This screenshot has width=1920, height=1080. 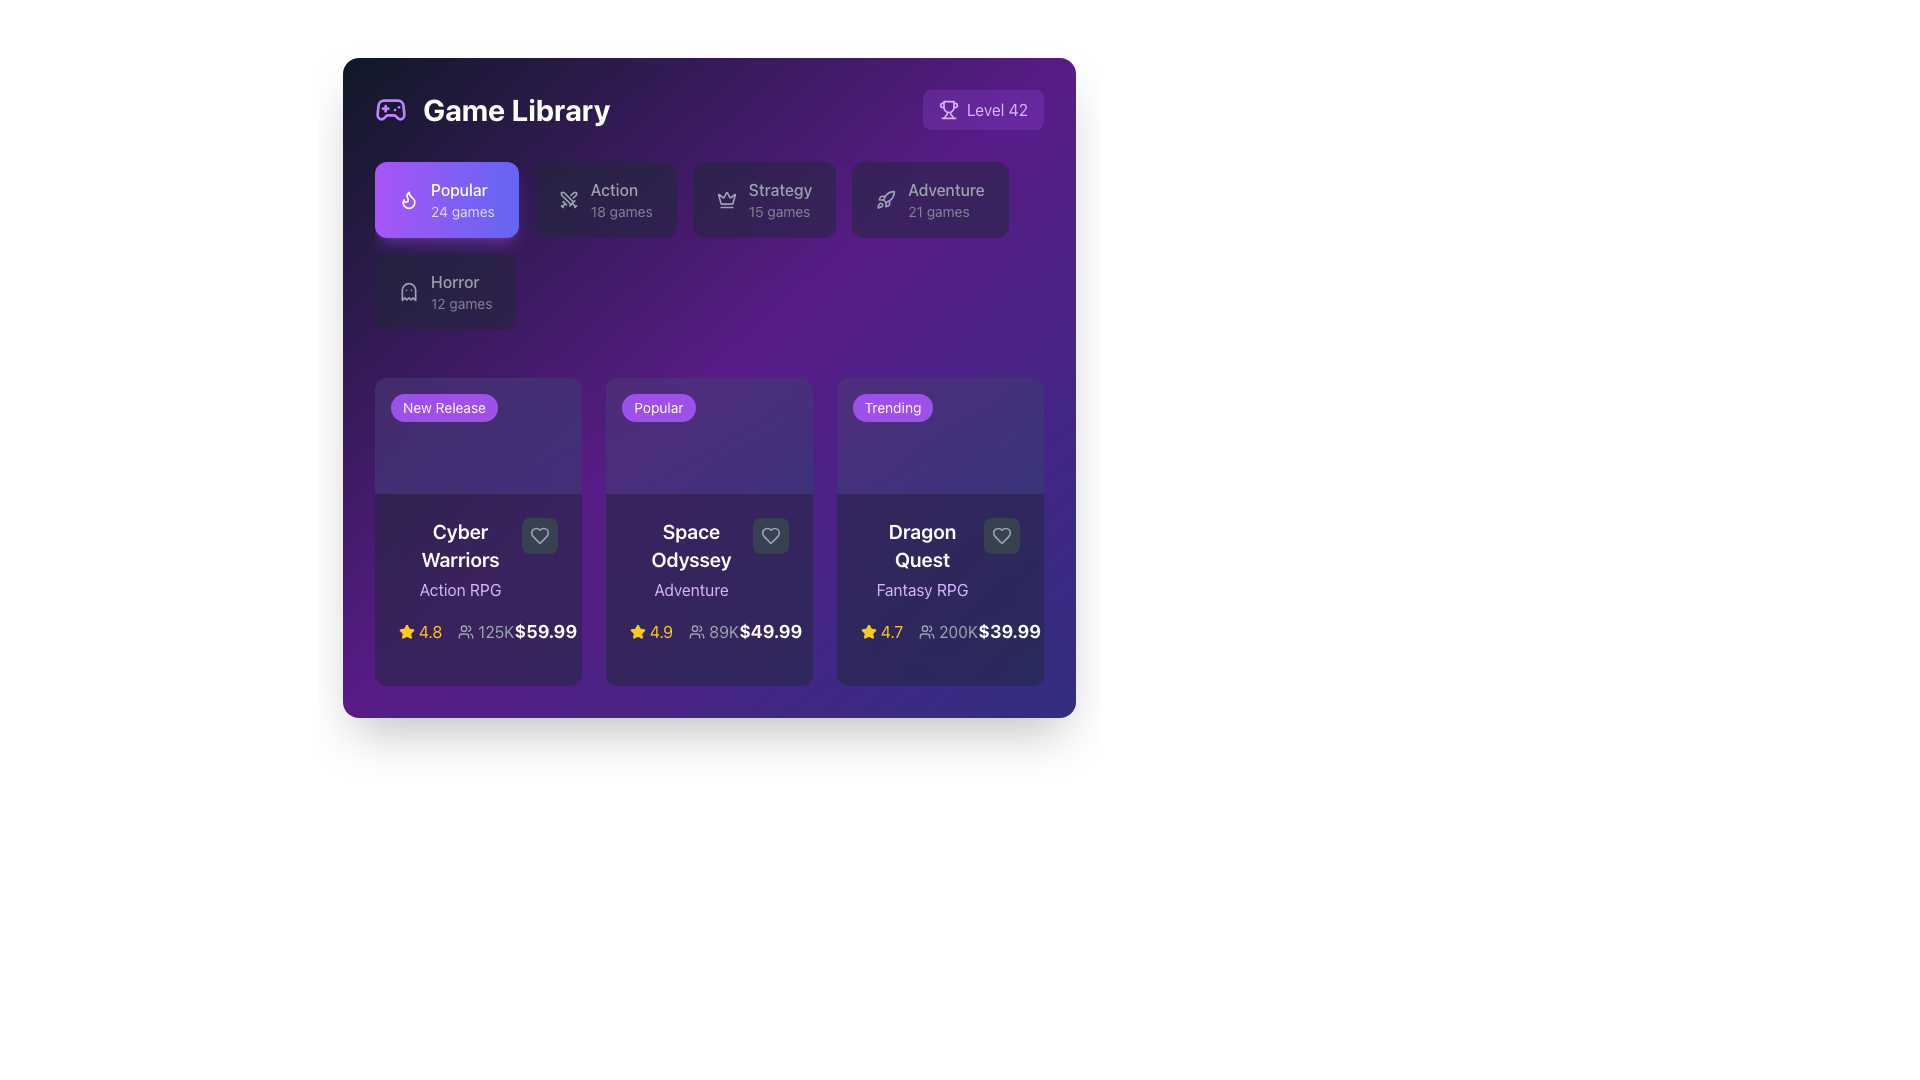 I want to click on the Game Library text label, which serves as a title or heading and is positioned to the right of a gamepad icon, so click(x=516, y=110).